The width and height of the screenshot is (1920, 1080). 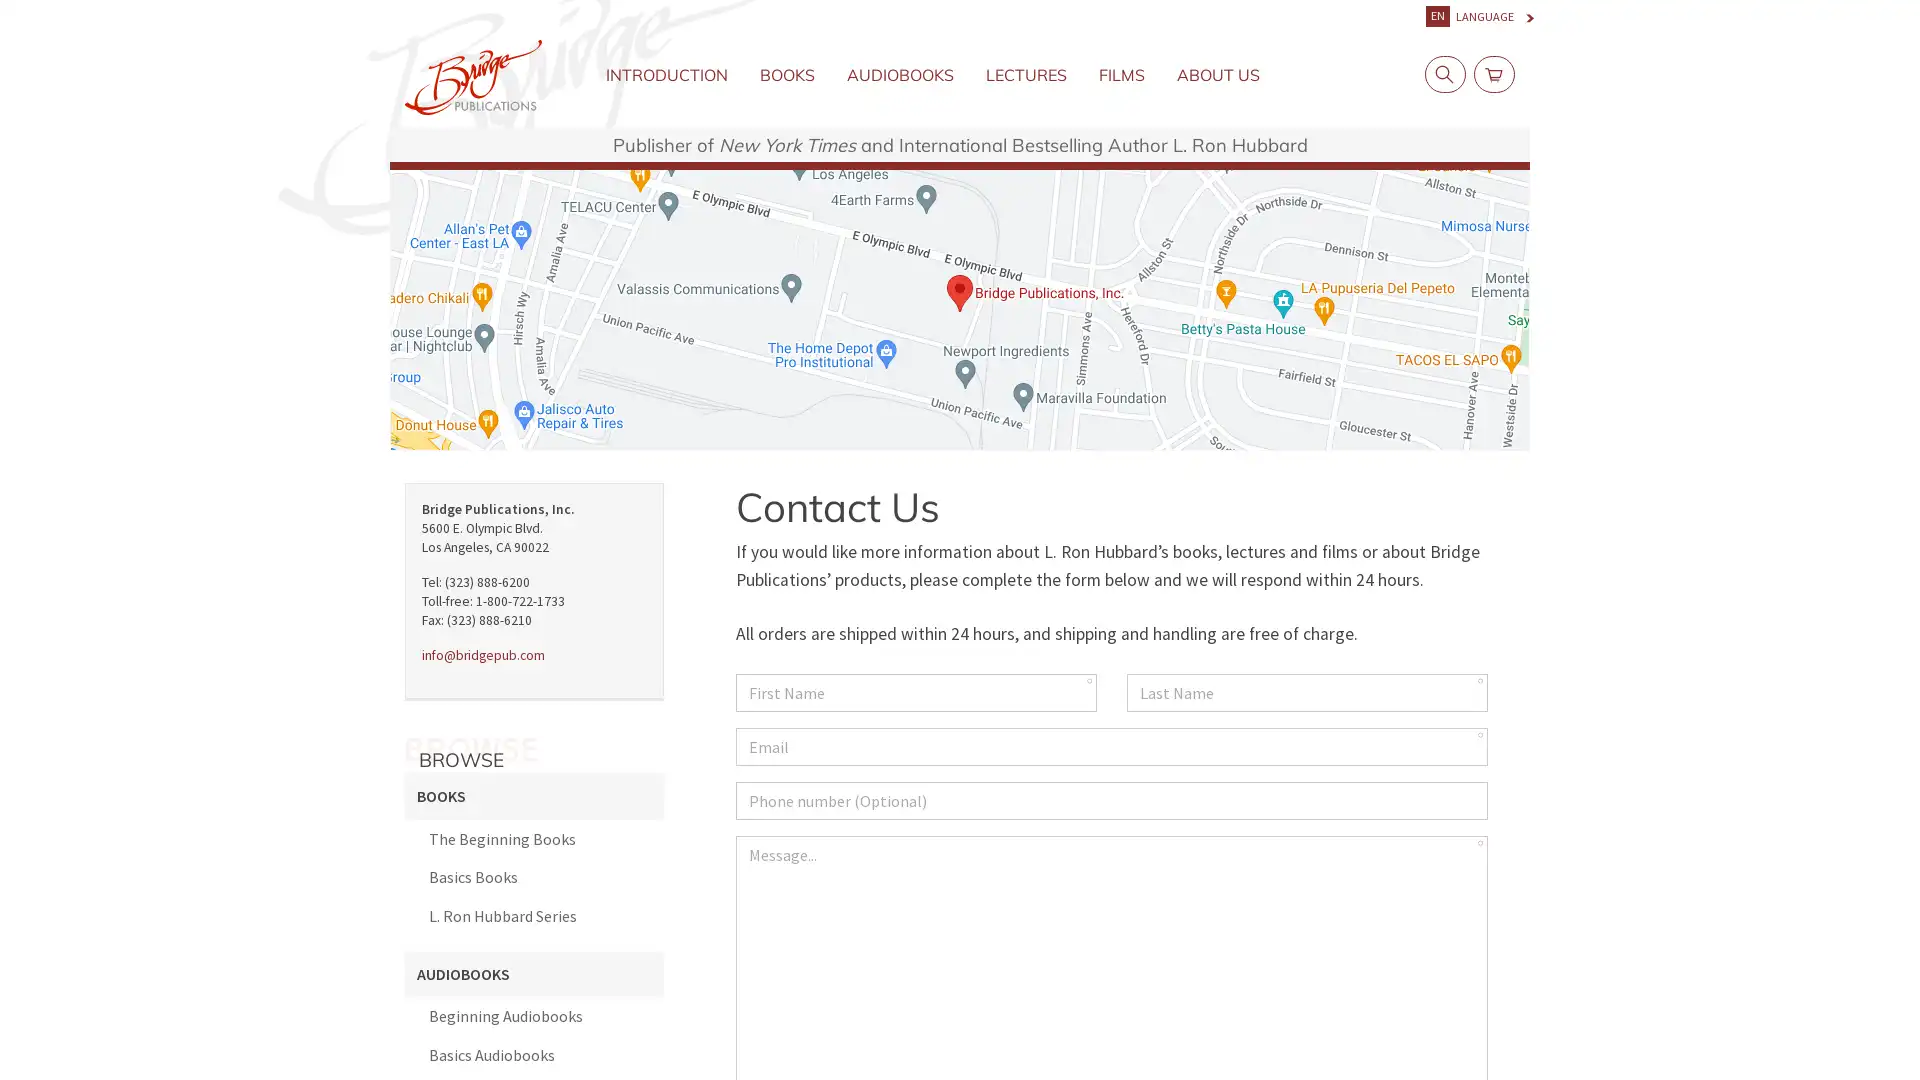 What do you see at coordinates (1784, 1034) in the screenshot?
I see `Leave us a message.` at bounding box center [1784, 1034].